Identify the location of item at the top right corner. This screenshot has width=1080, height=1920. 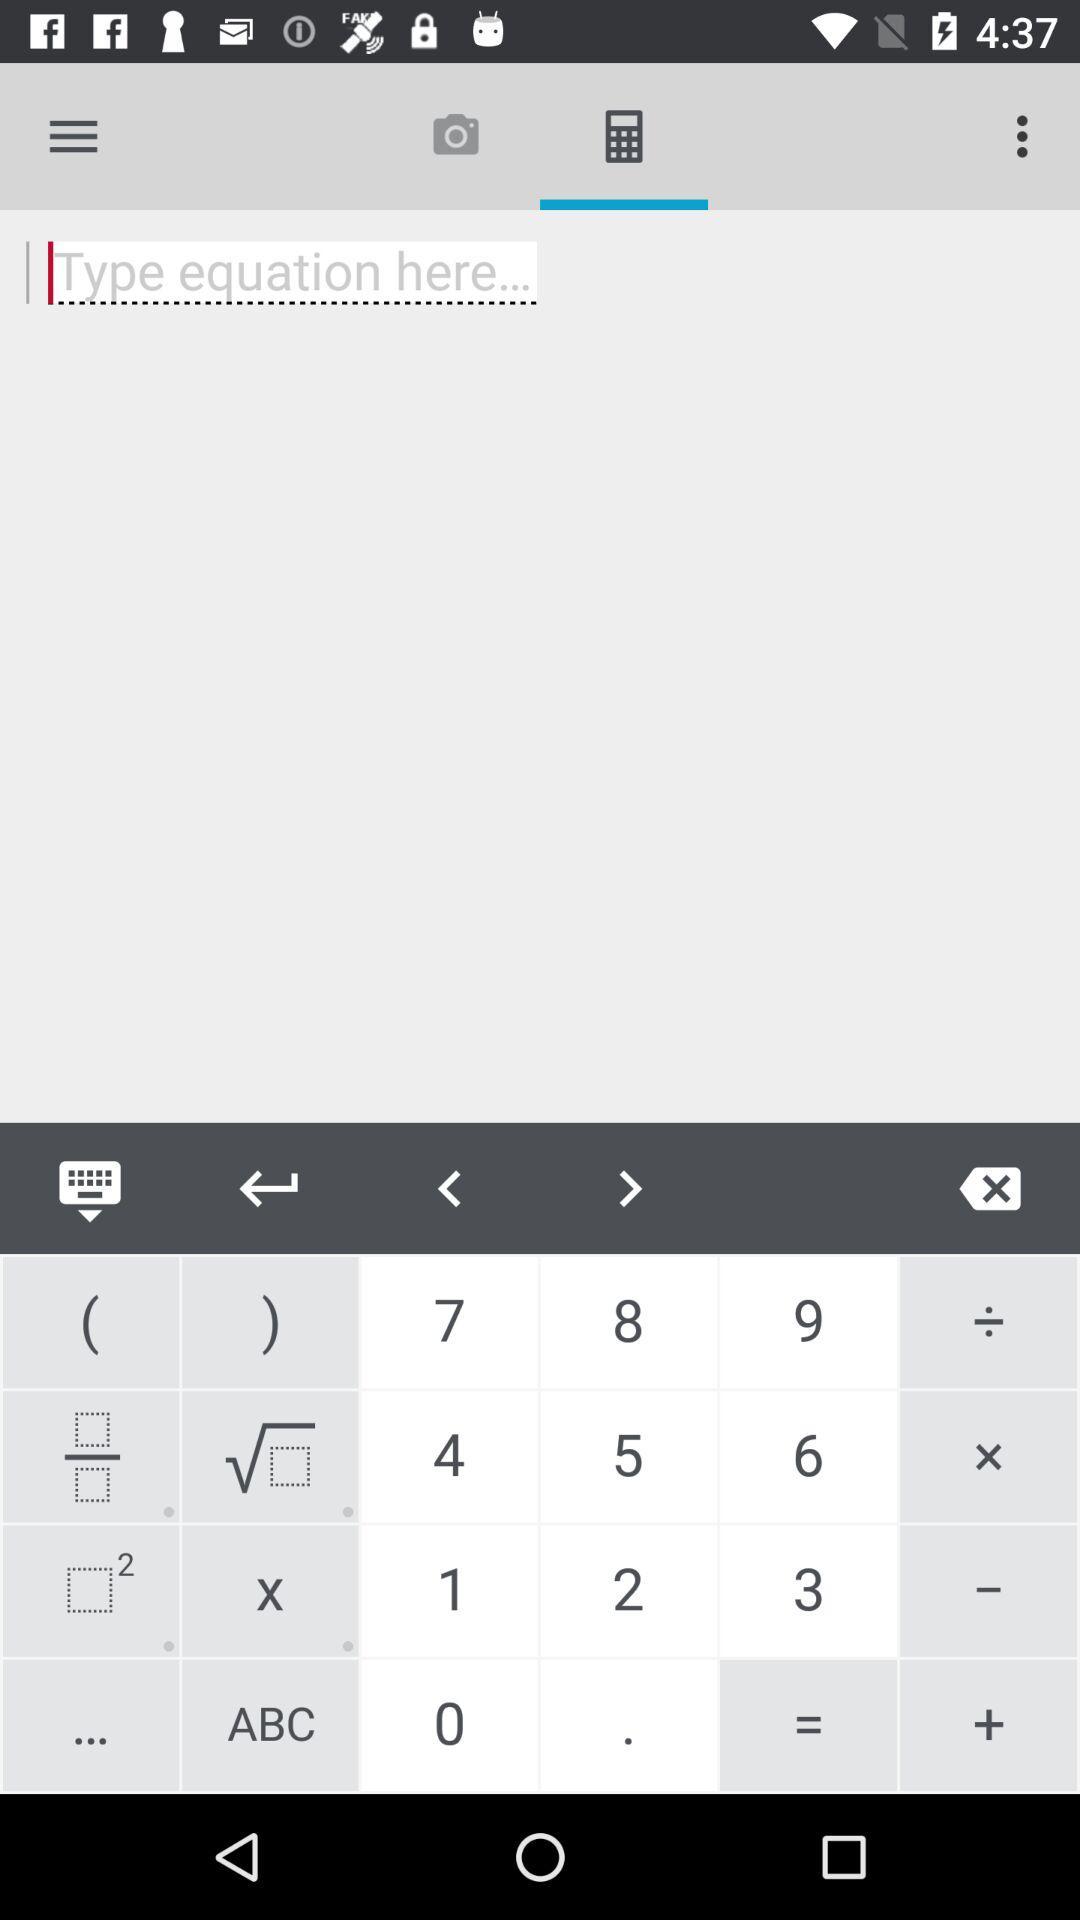
(1027, 135).